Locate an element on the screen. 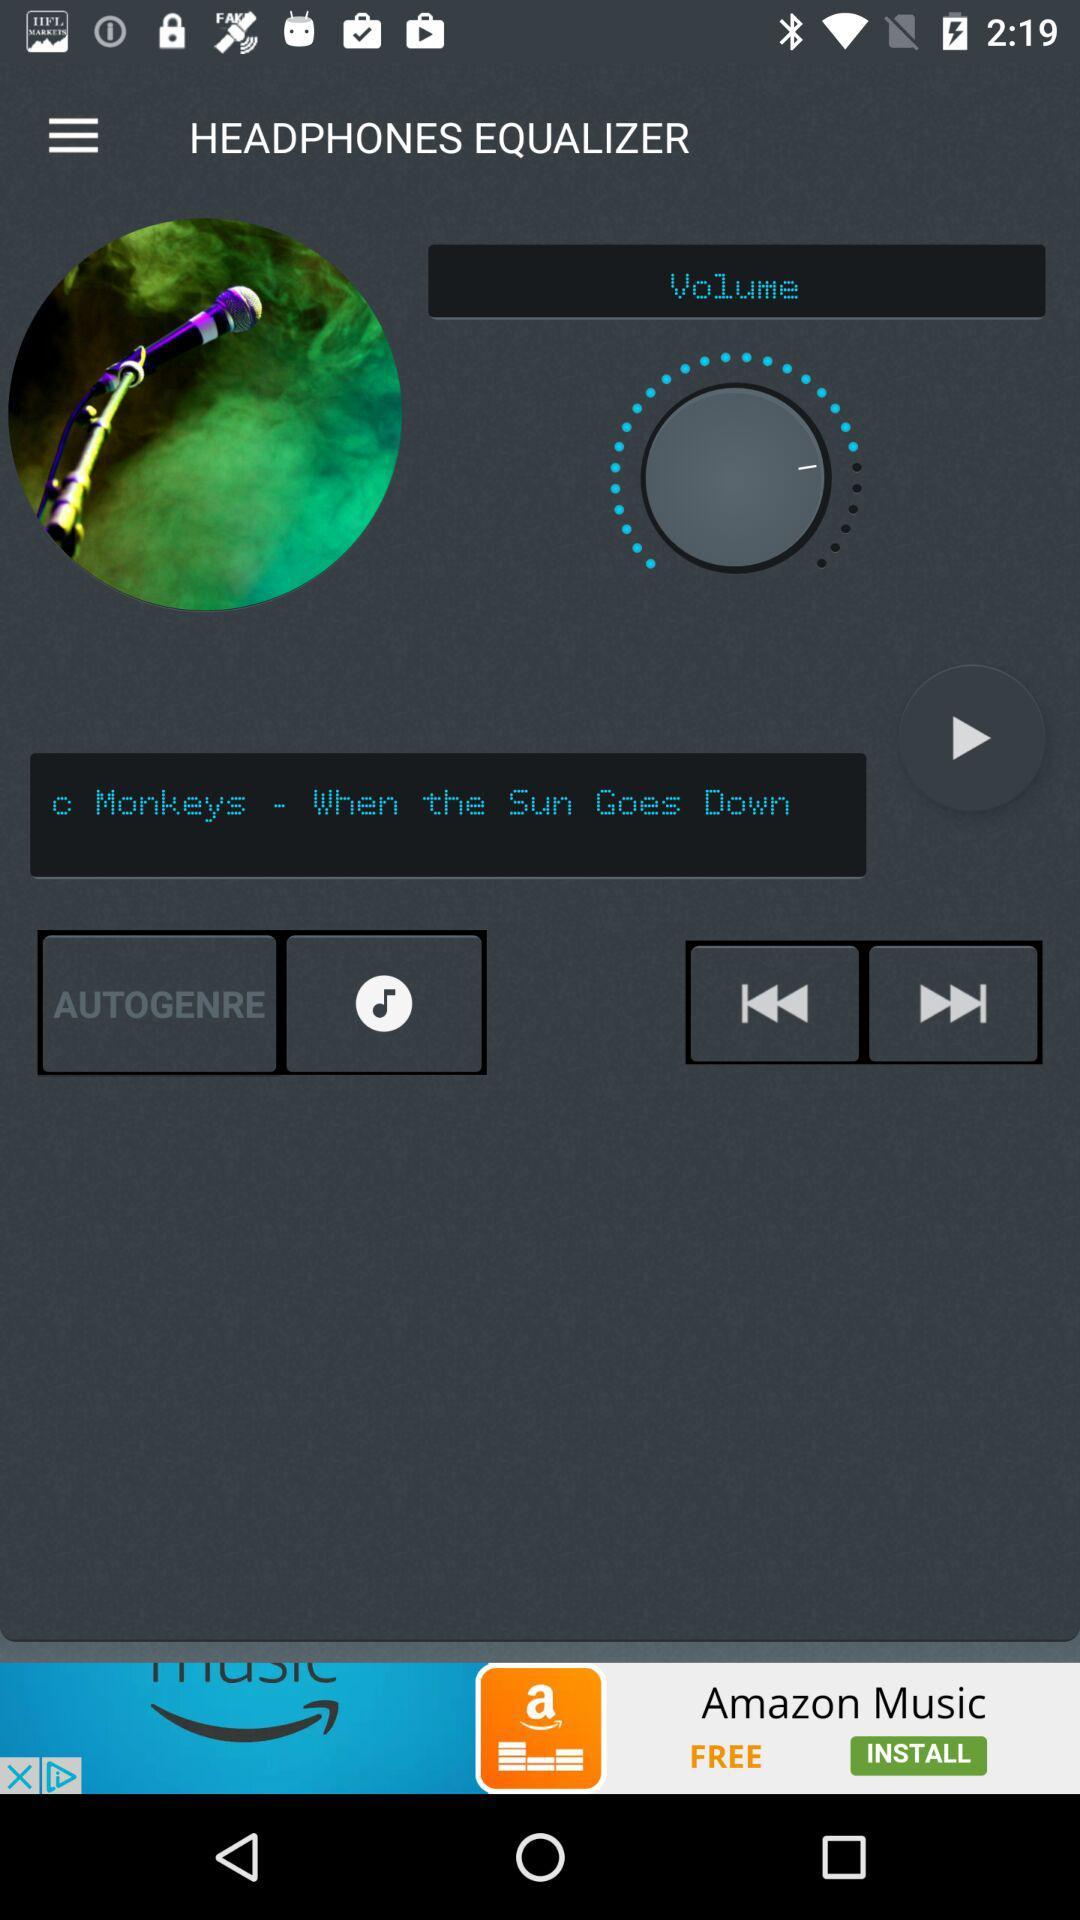  icon to the left of volume item is located at coordinates (205, 414).